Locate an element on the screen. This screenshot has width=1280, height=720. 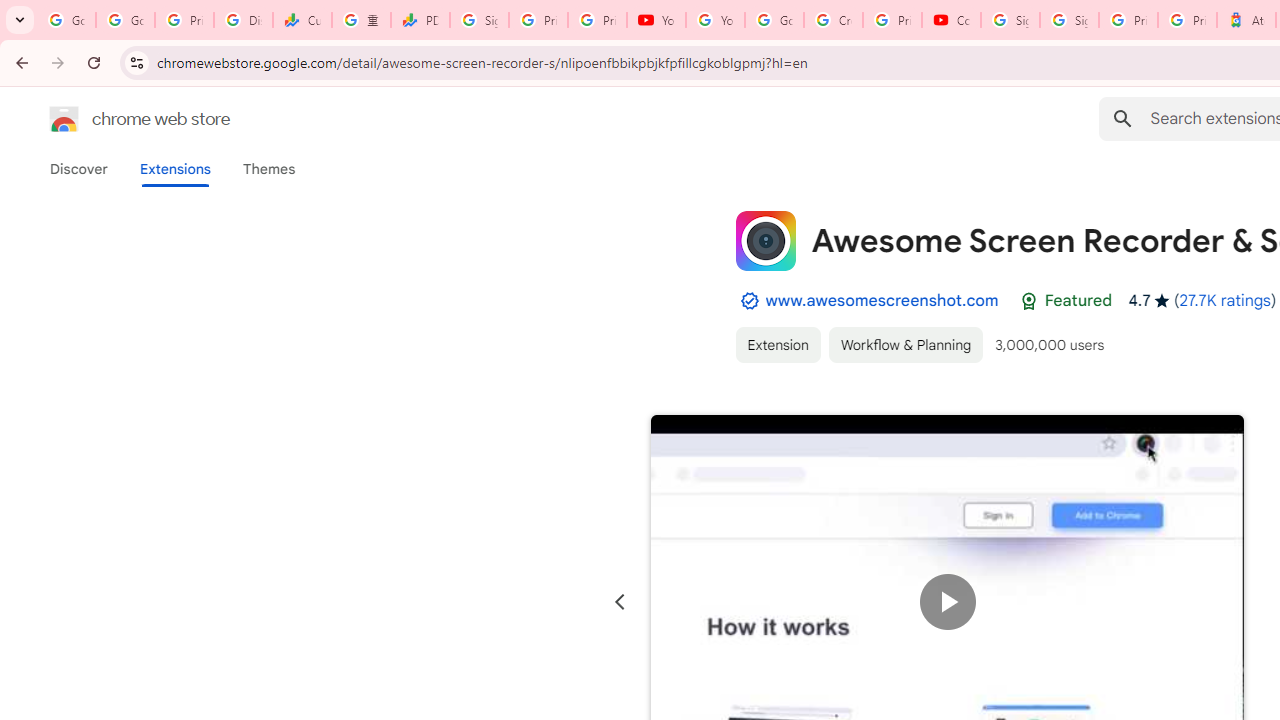
'Extensions' is located at coordinates (174, 168).